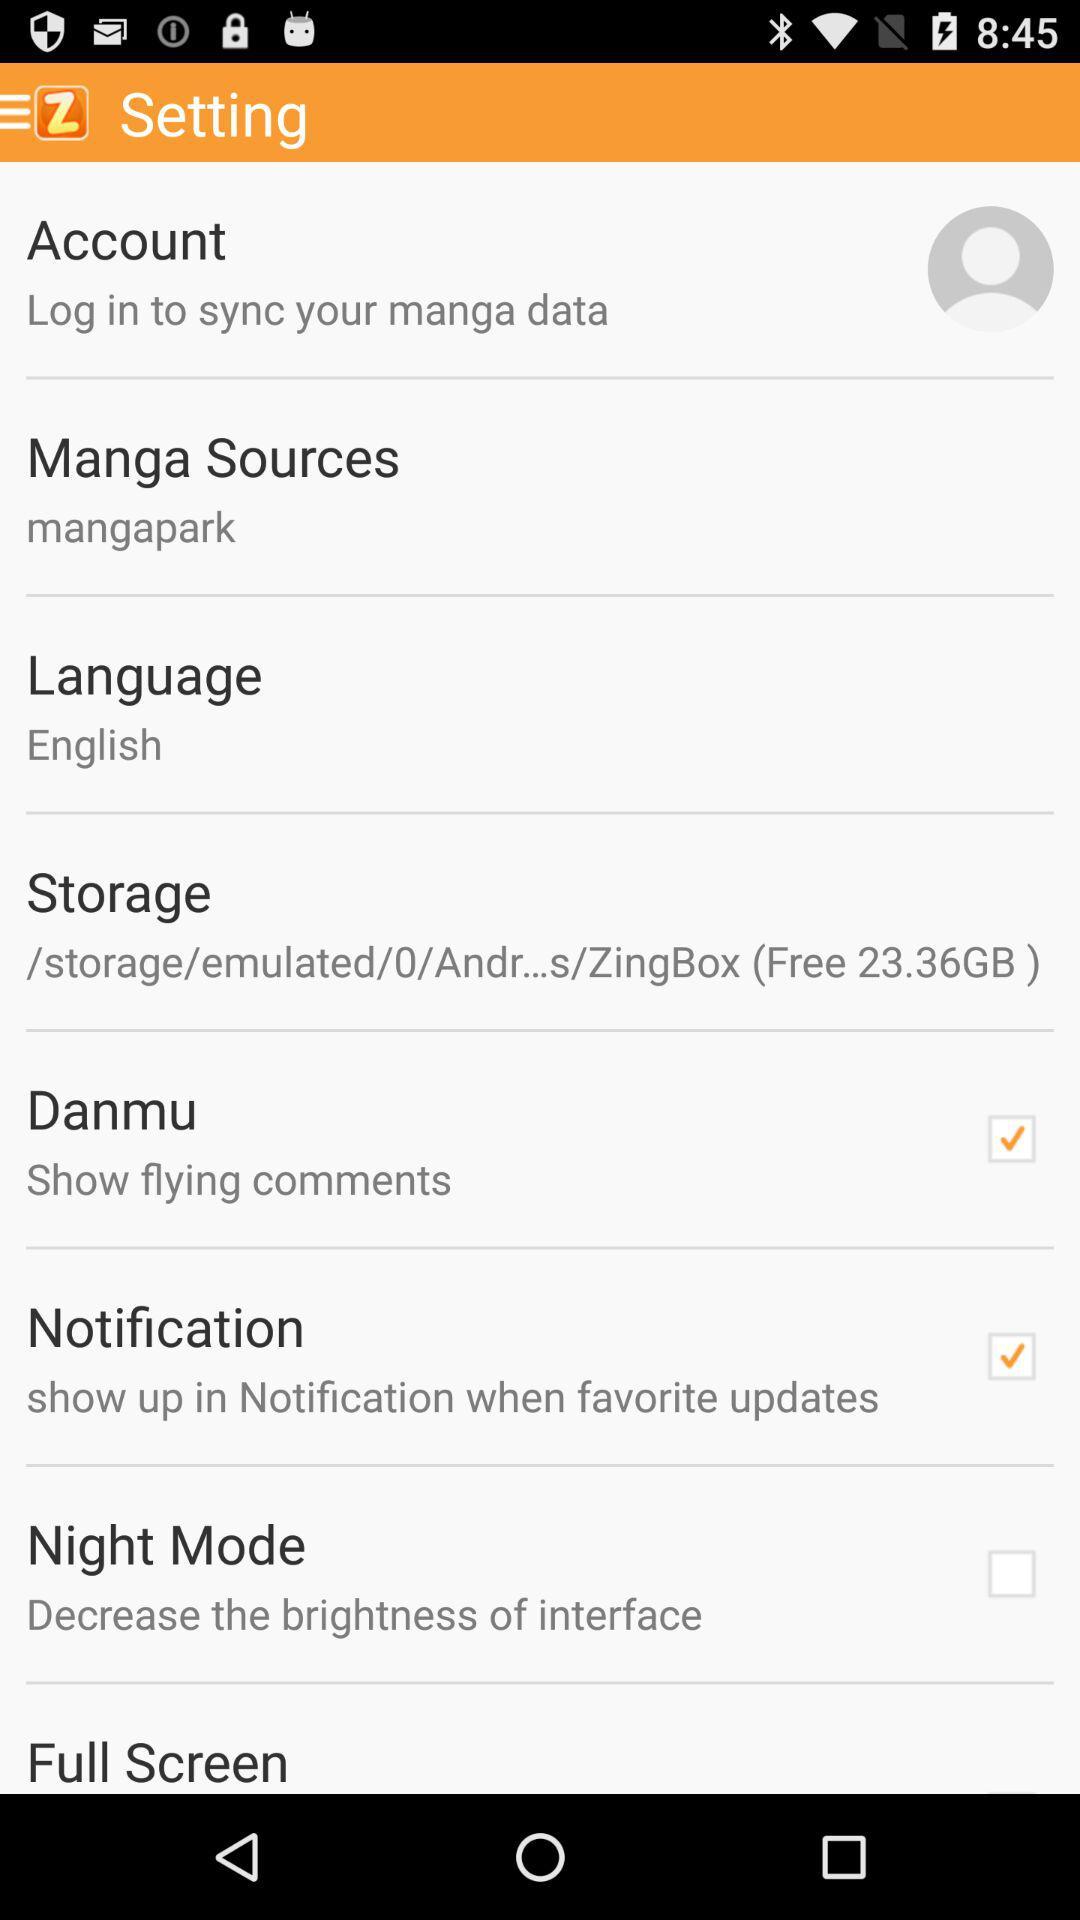  What do you see at coordinates (1011, 1139) in the screenshot?
I see `switch show flying comments check box` at bounding box center [1011, 1139].